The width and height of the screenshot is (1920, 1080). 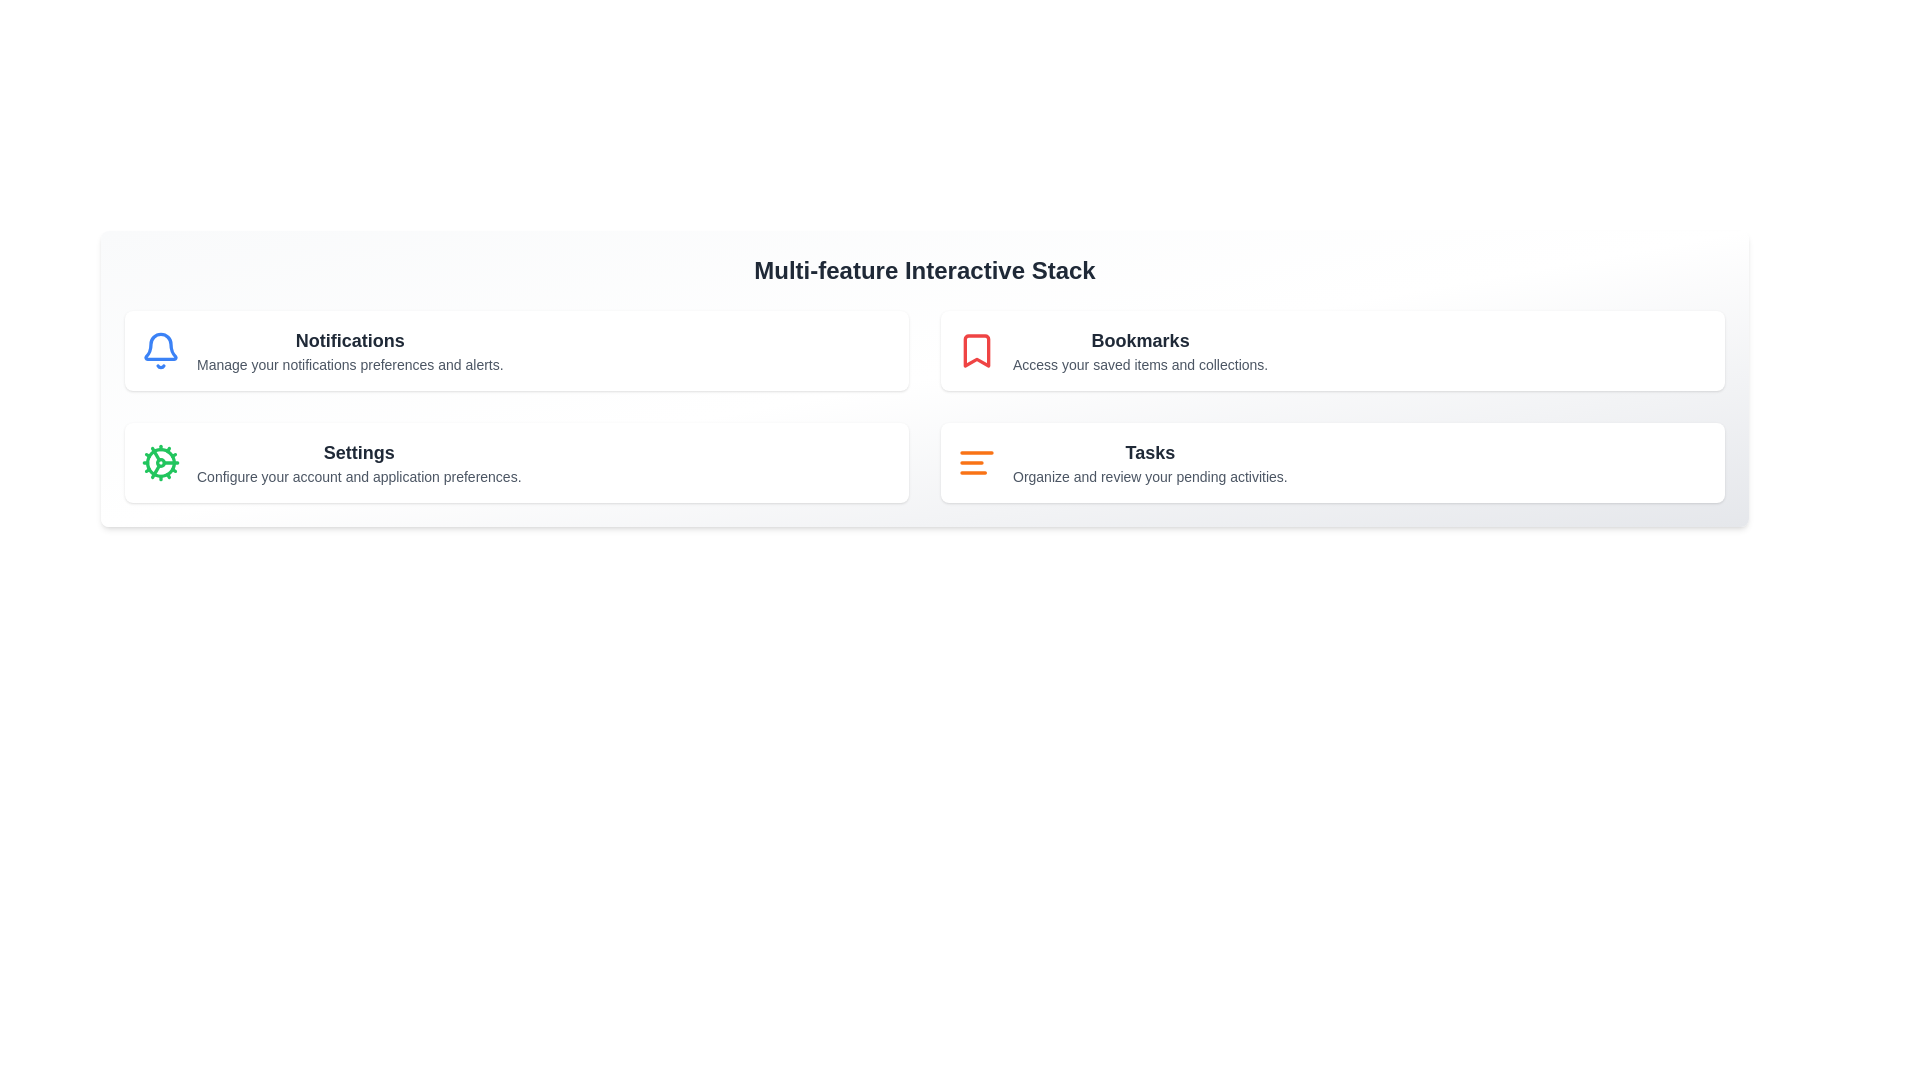 I want to click on the static text element titled 'Multi-feature Interactive Stack' at the top of the panel, so click(x=924, y=270).